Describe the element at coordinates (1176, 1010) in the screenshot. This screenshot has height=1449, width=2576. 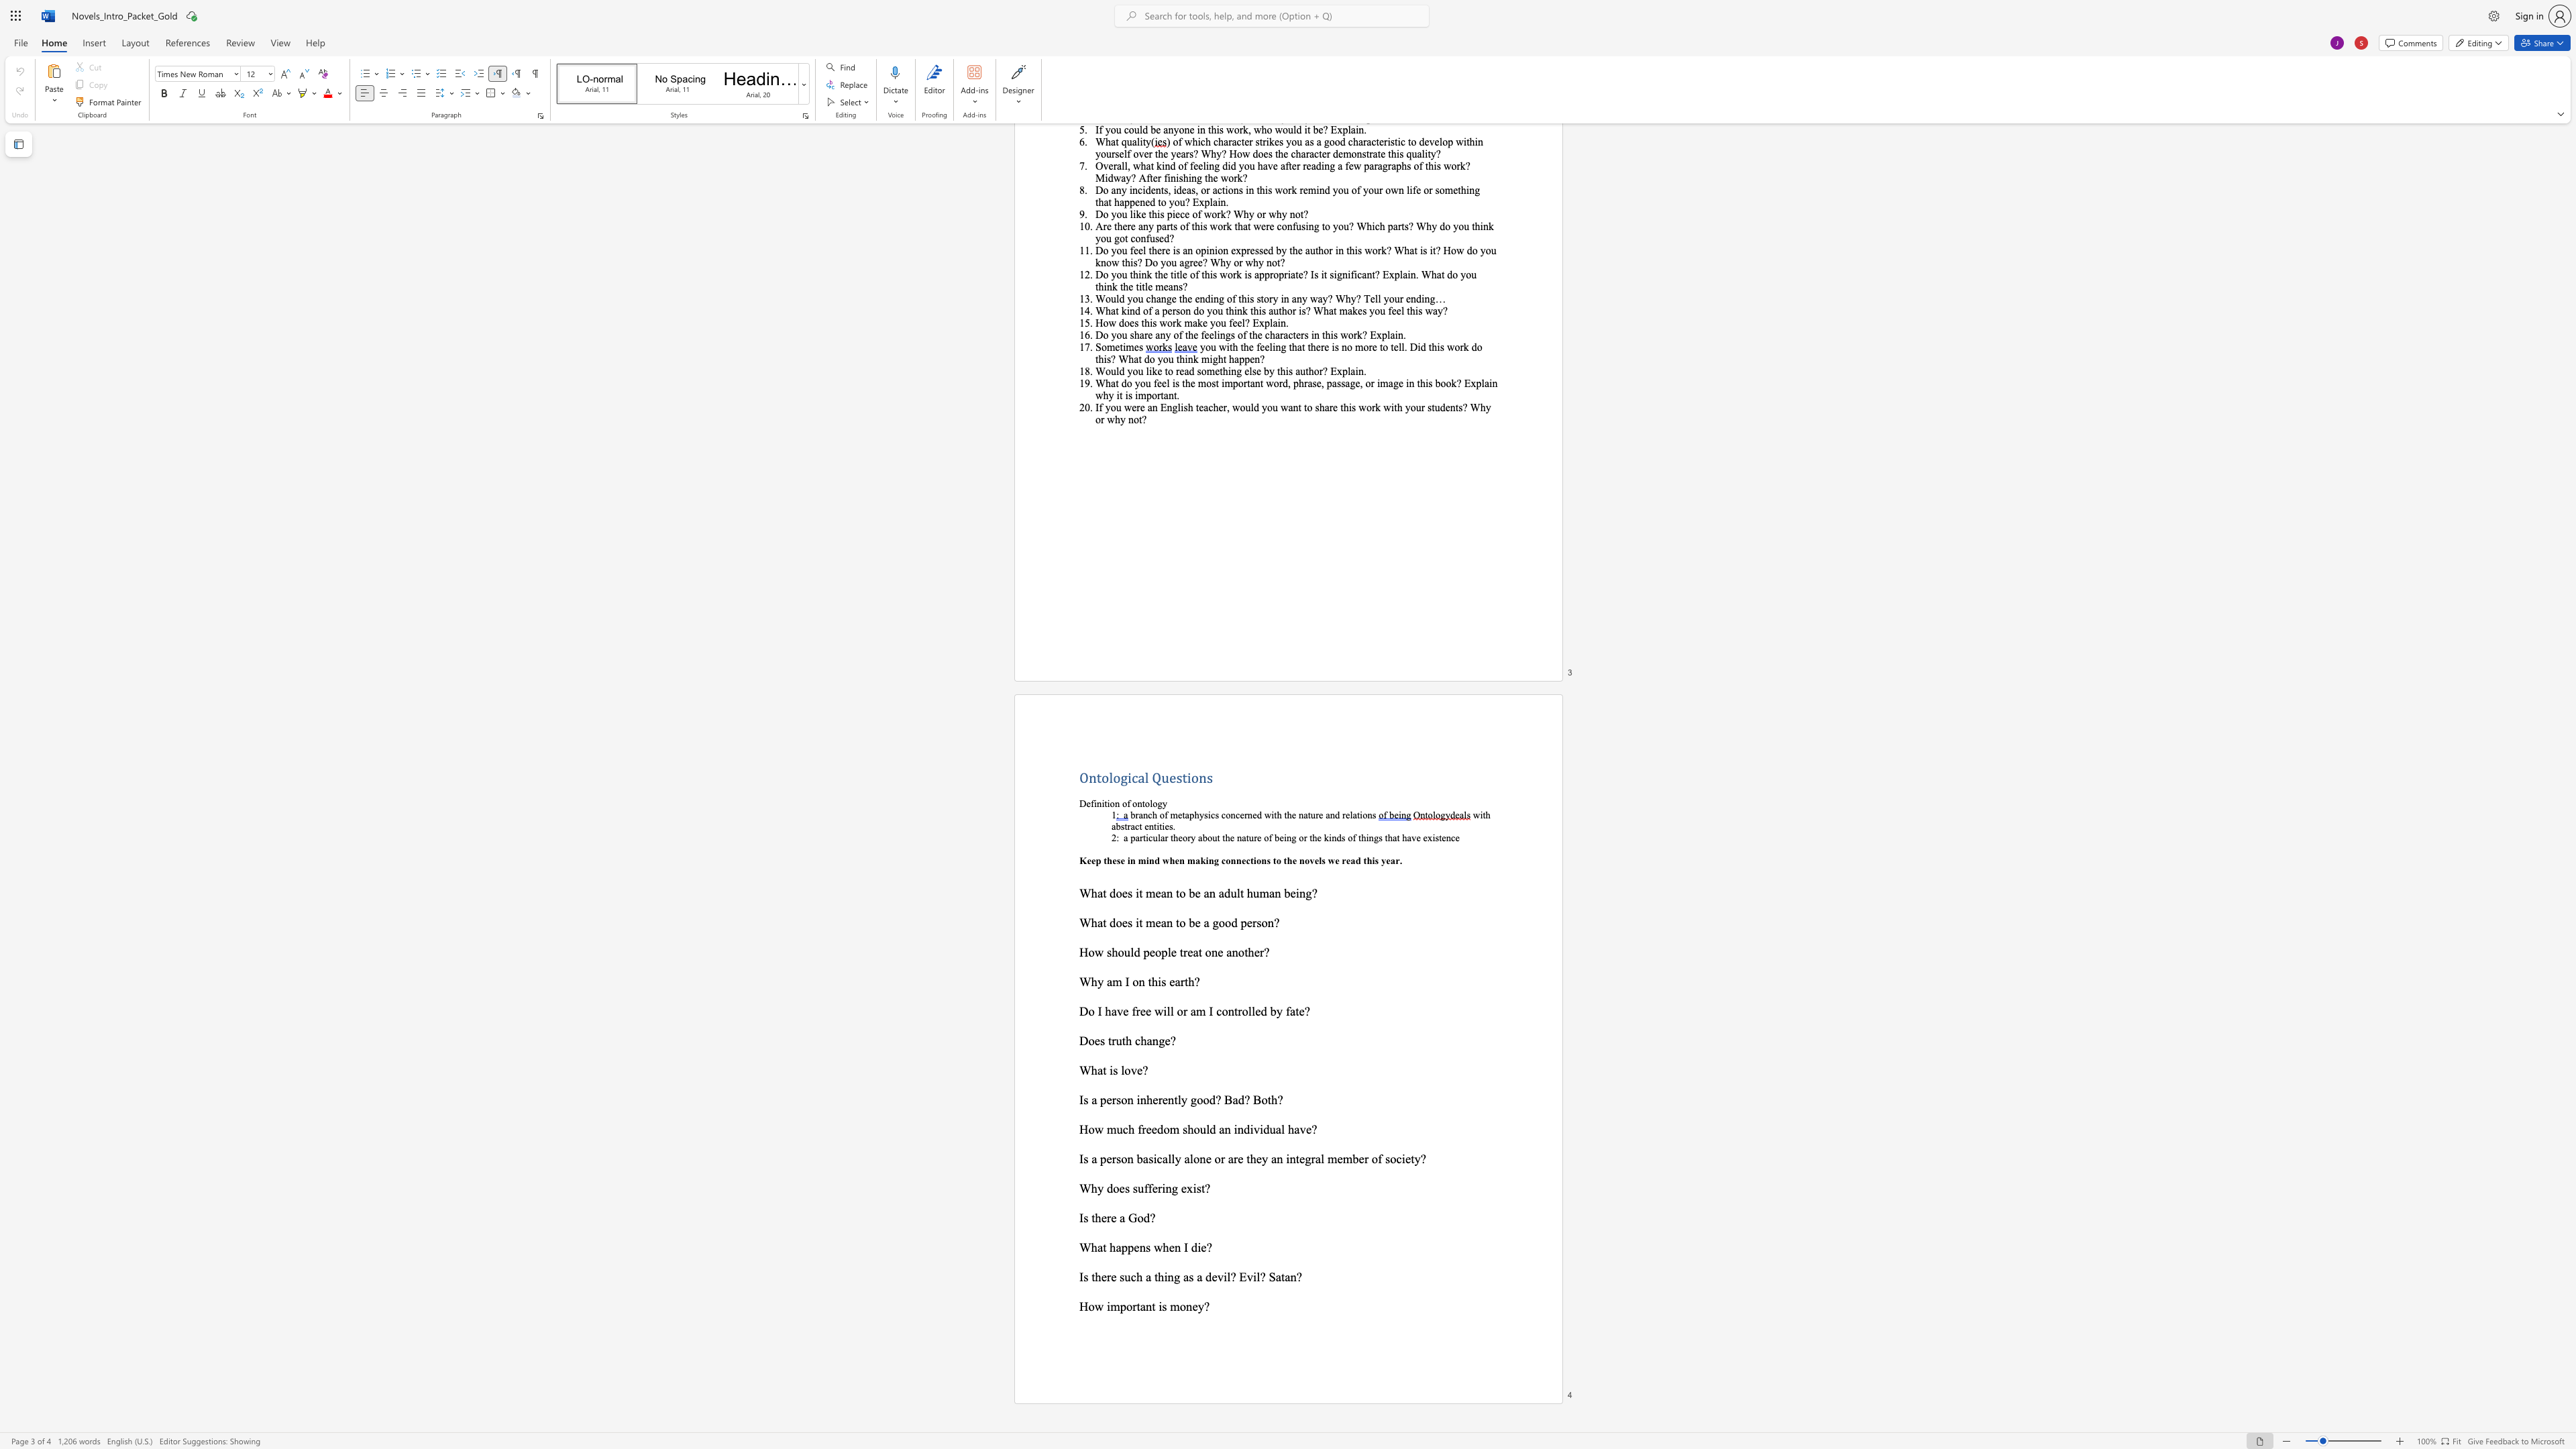
I see `the subset text "or am I controlle" within the text "Do I have free will or am I controlled by fate?"` at that location.